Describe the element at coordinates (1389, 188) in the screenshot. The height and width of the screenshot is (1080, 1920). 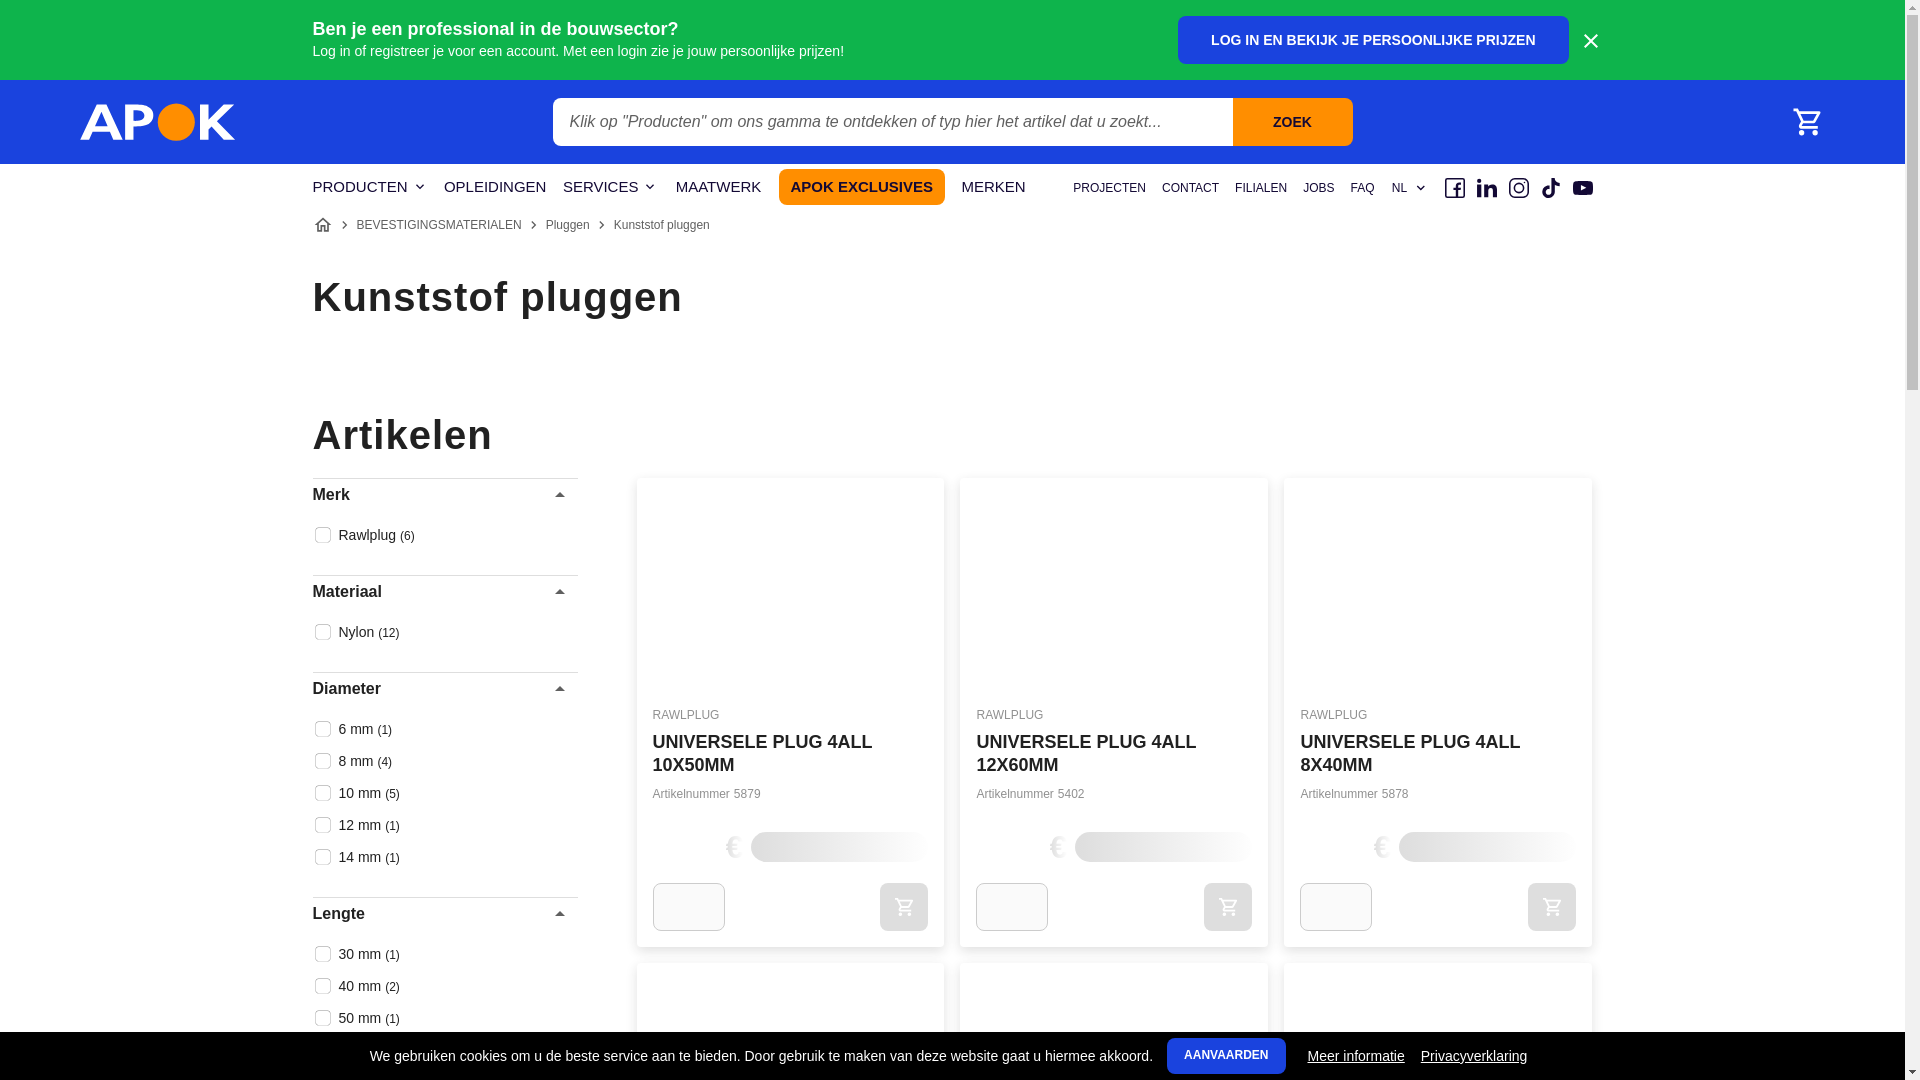
I see `'NL'` at that location.